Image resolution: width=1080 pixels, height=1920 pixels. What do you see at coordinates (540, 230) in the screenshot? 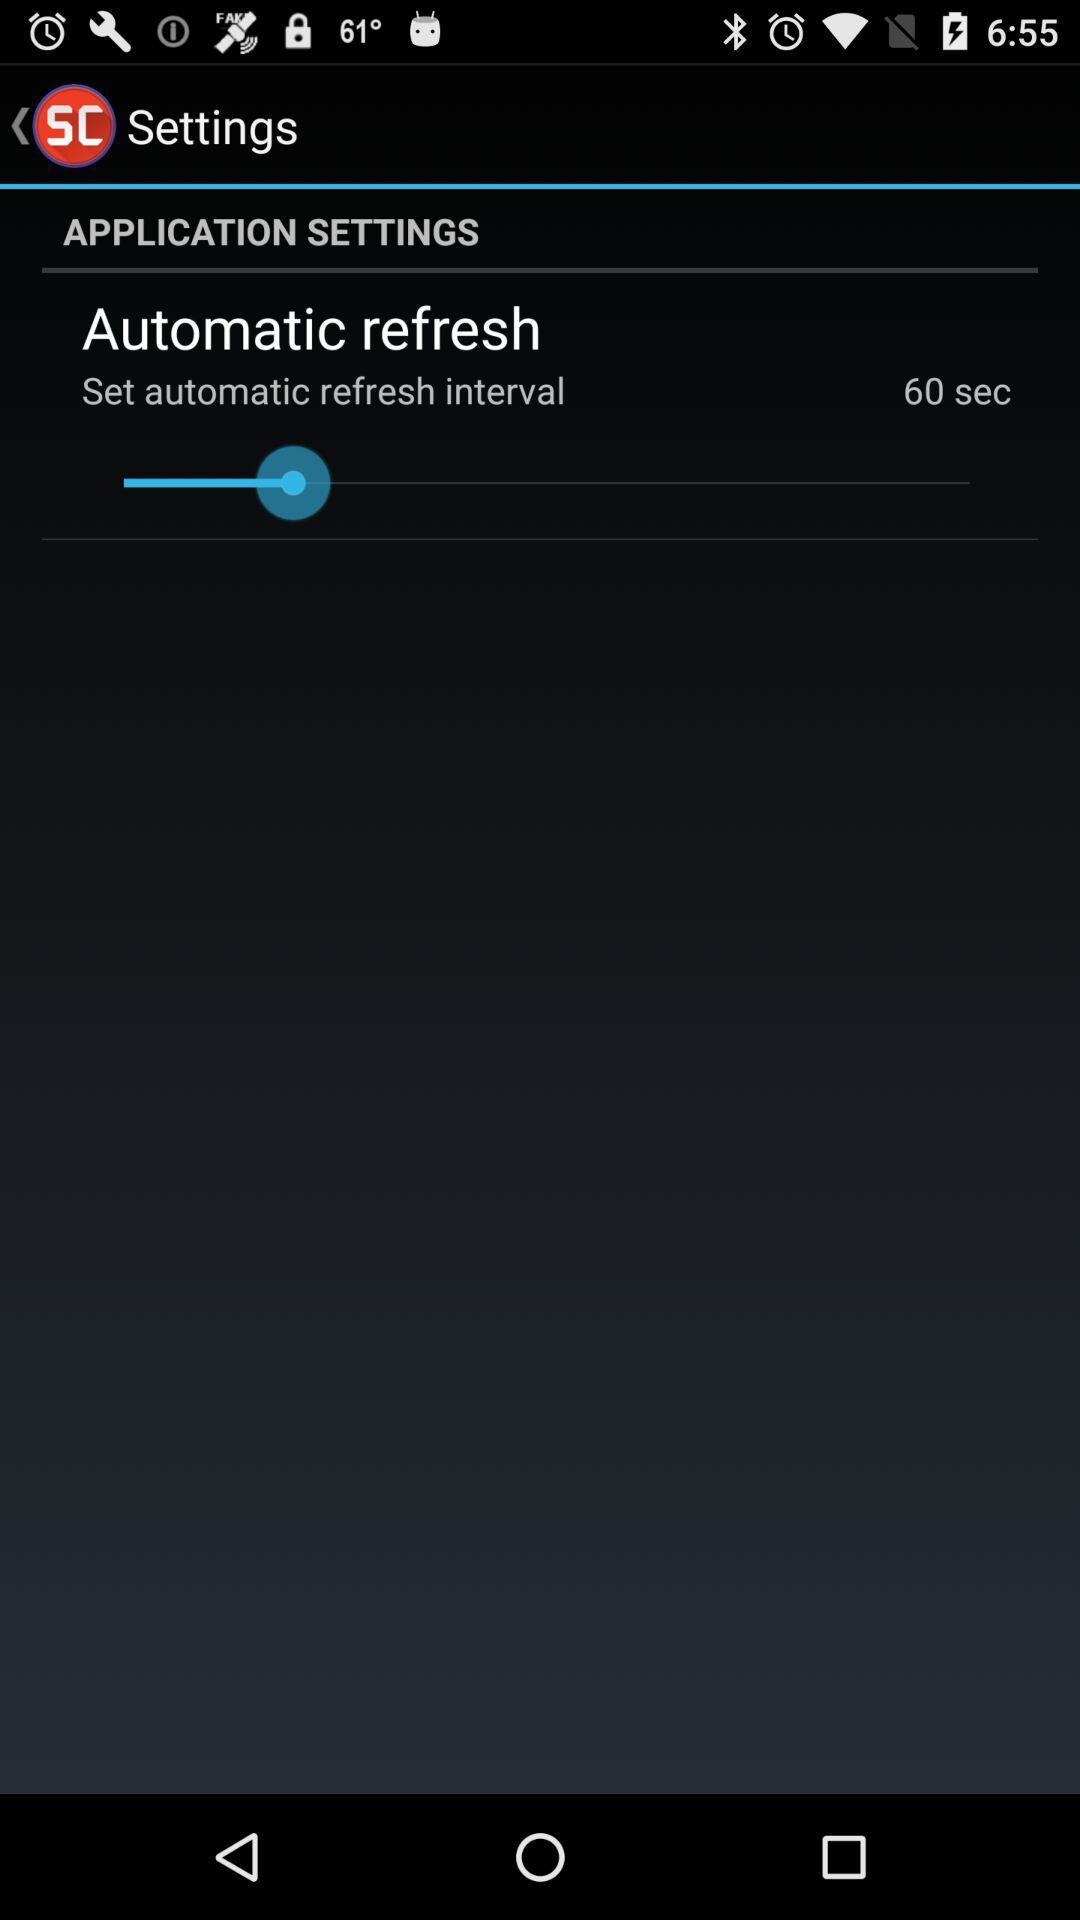
I see `the application settings app` at bounding box center [540, 230].